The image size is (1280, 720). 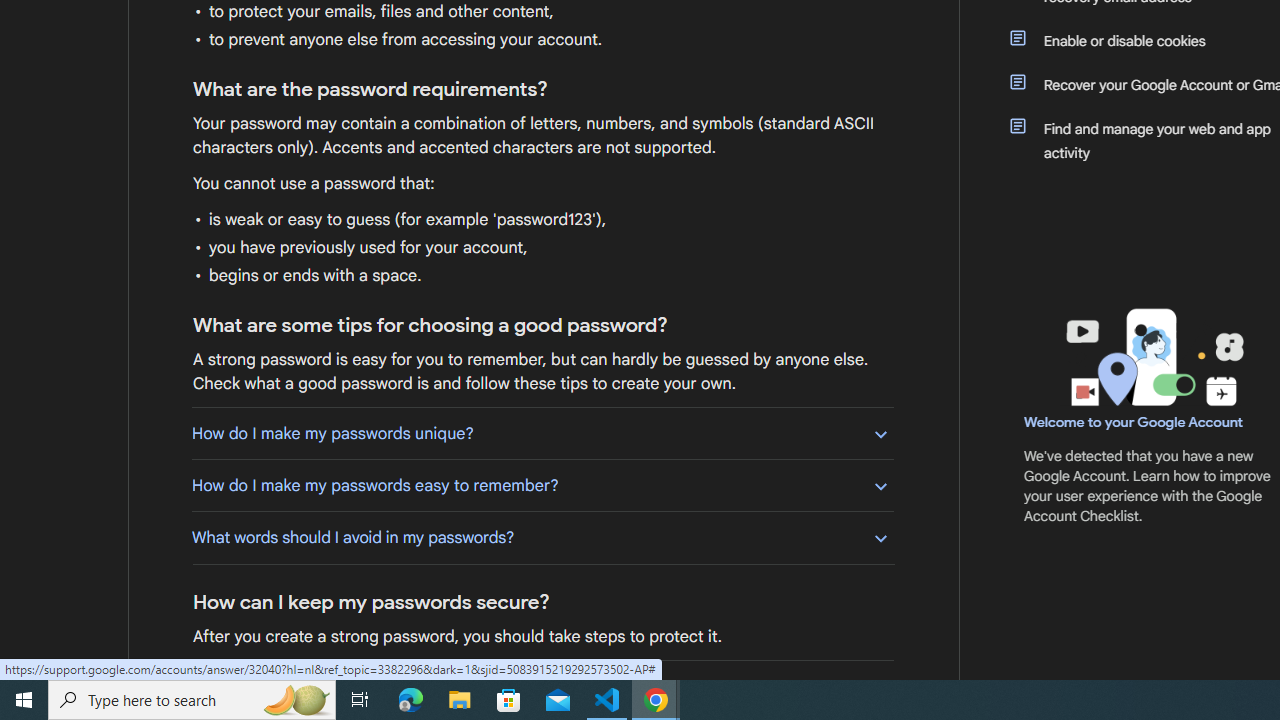 What do you see at coordinates (1134, 421) in the screenshot?
I see `'Welcome to your Google Account'` at bounding box center [1134, 421].